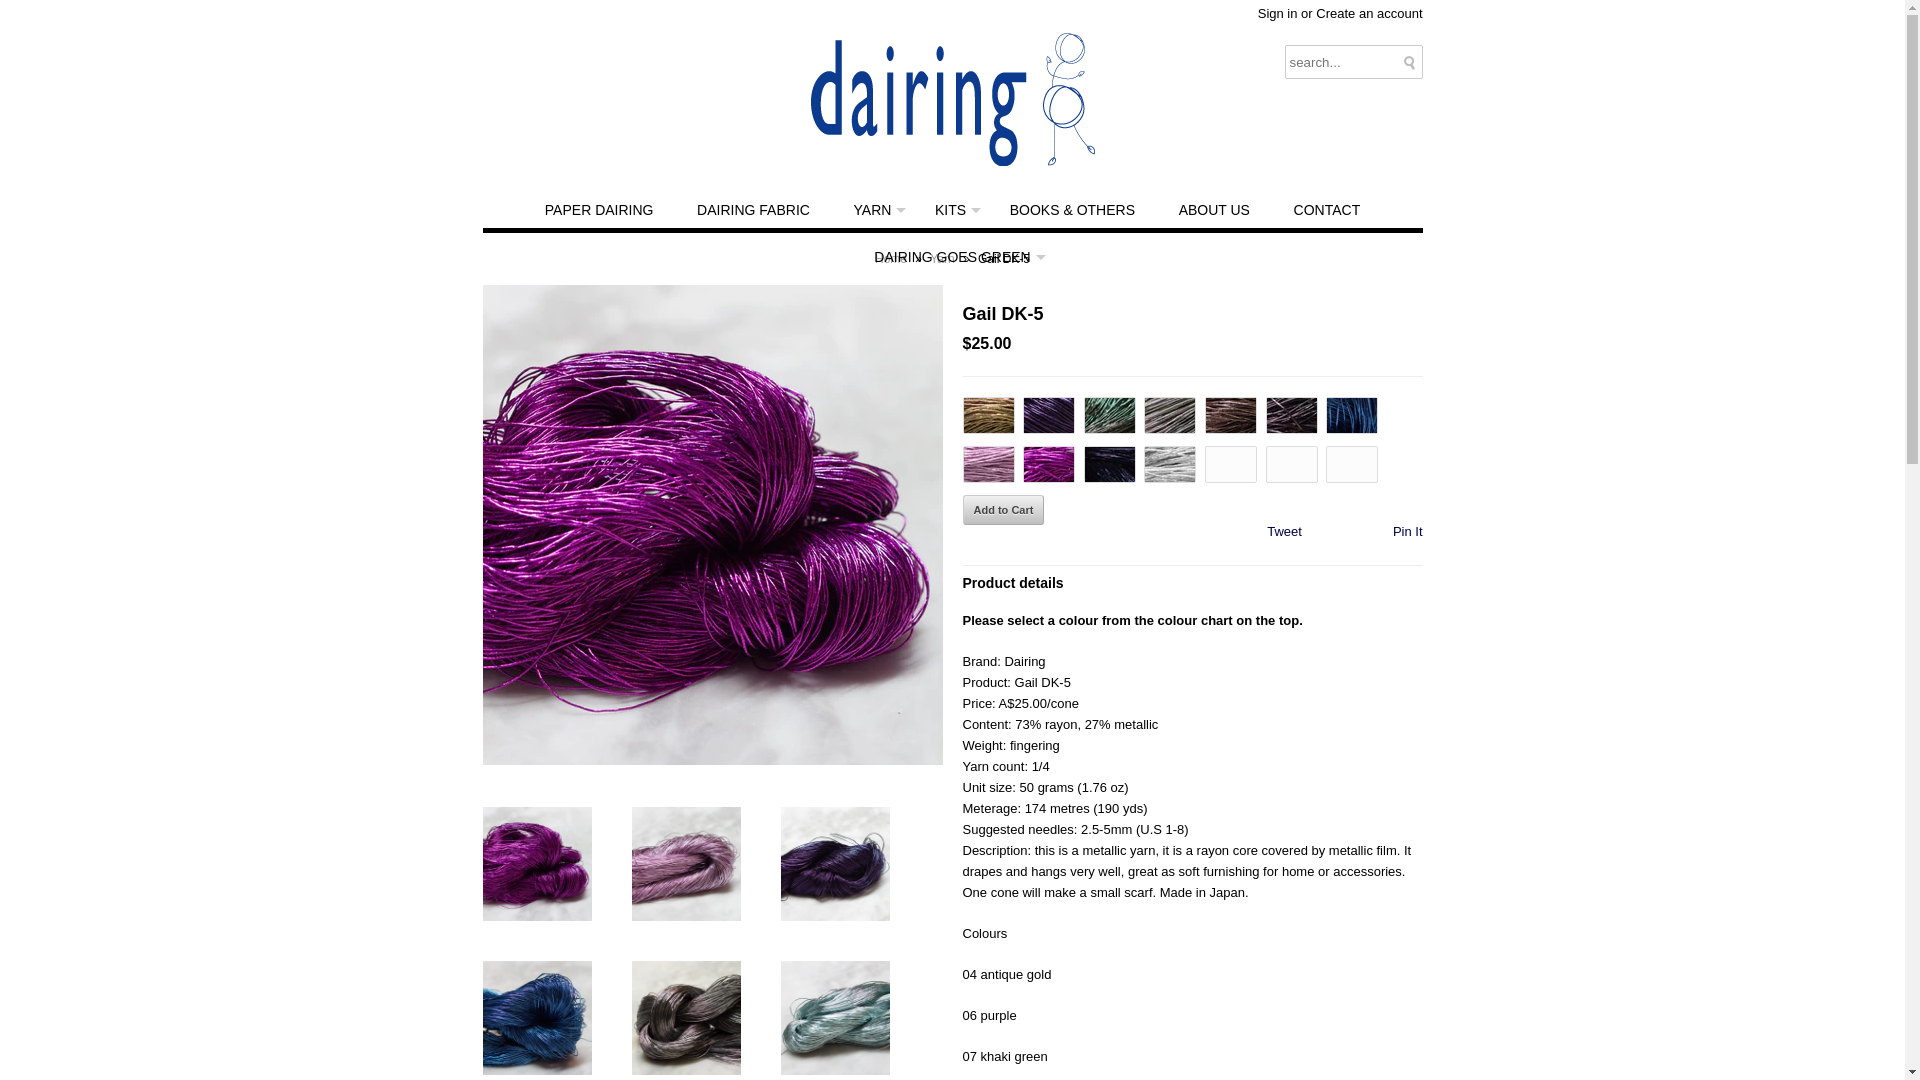  What do you see at coordinates (874, 257) in the screenshot?
I see `'Home'` at bounding box center [874, 257].